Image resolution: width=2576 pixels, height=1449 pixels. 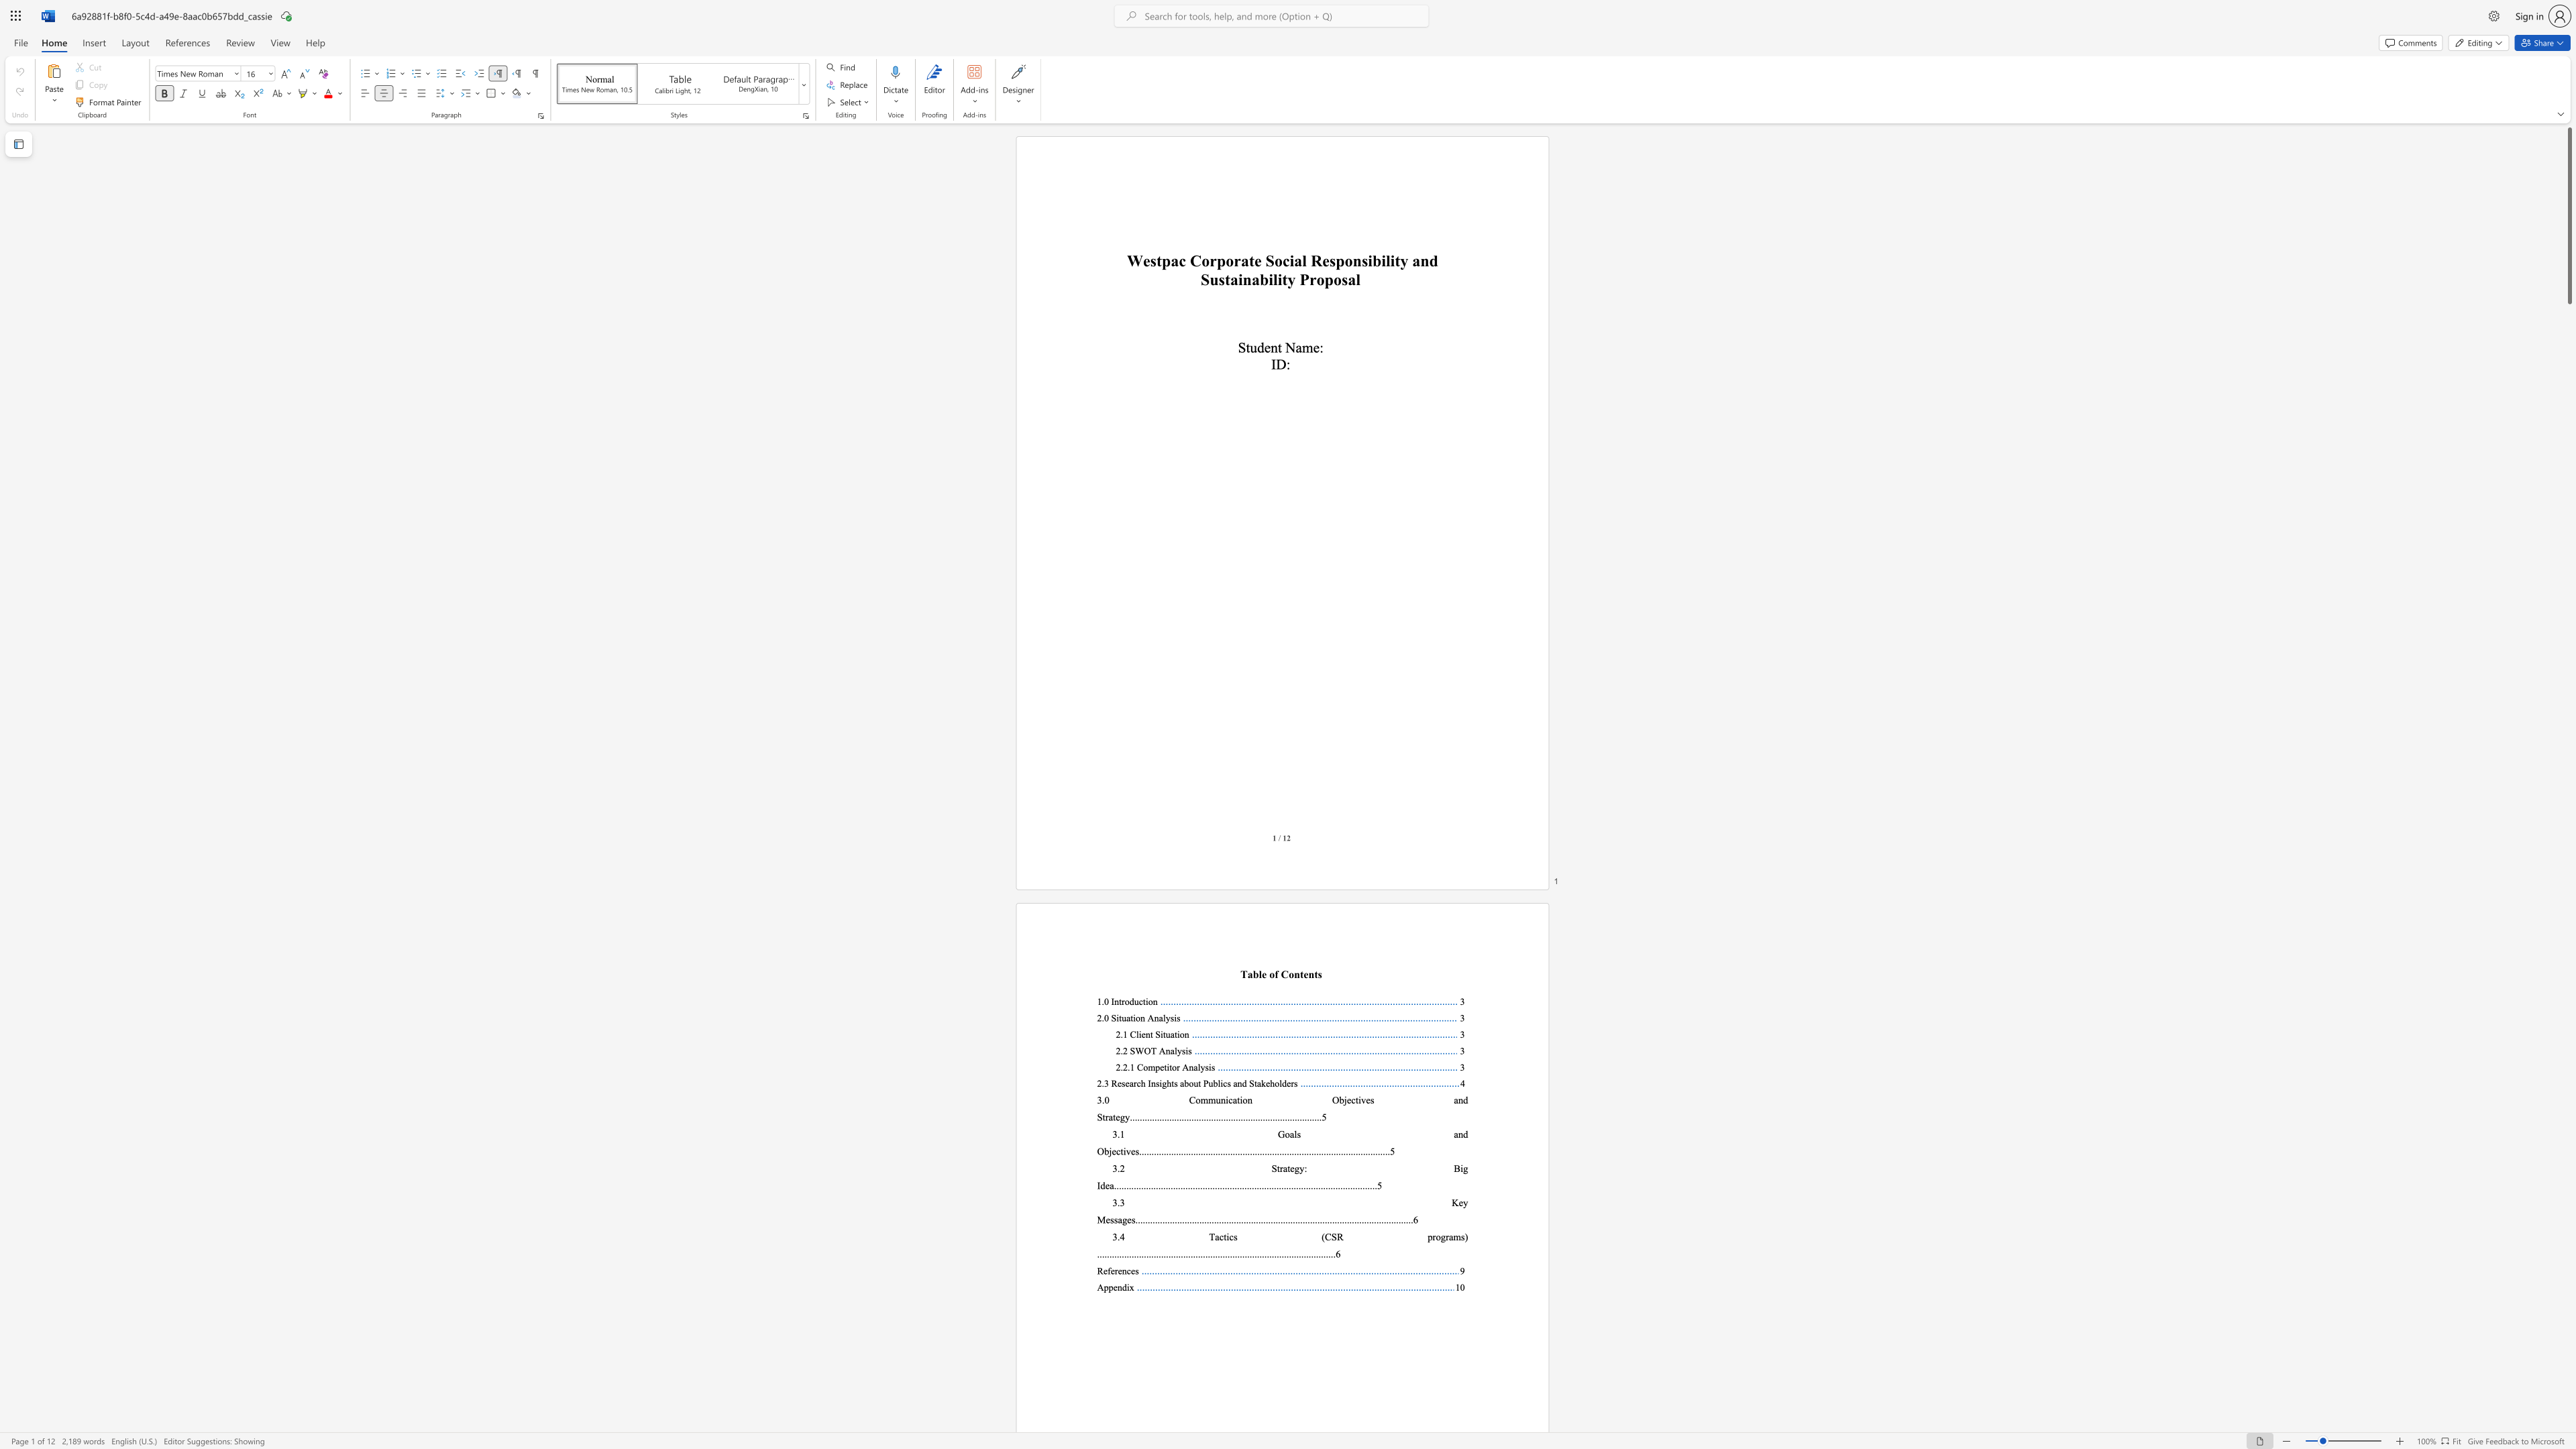 I want to click on the 1th character "K" in the text, so click(x=1454, y=1203).